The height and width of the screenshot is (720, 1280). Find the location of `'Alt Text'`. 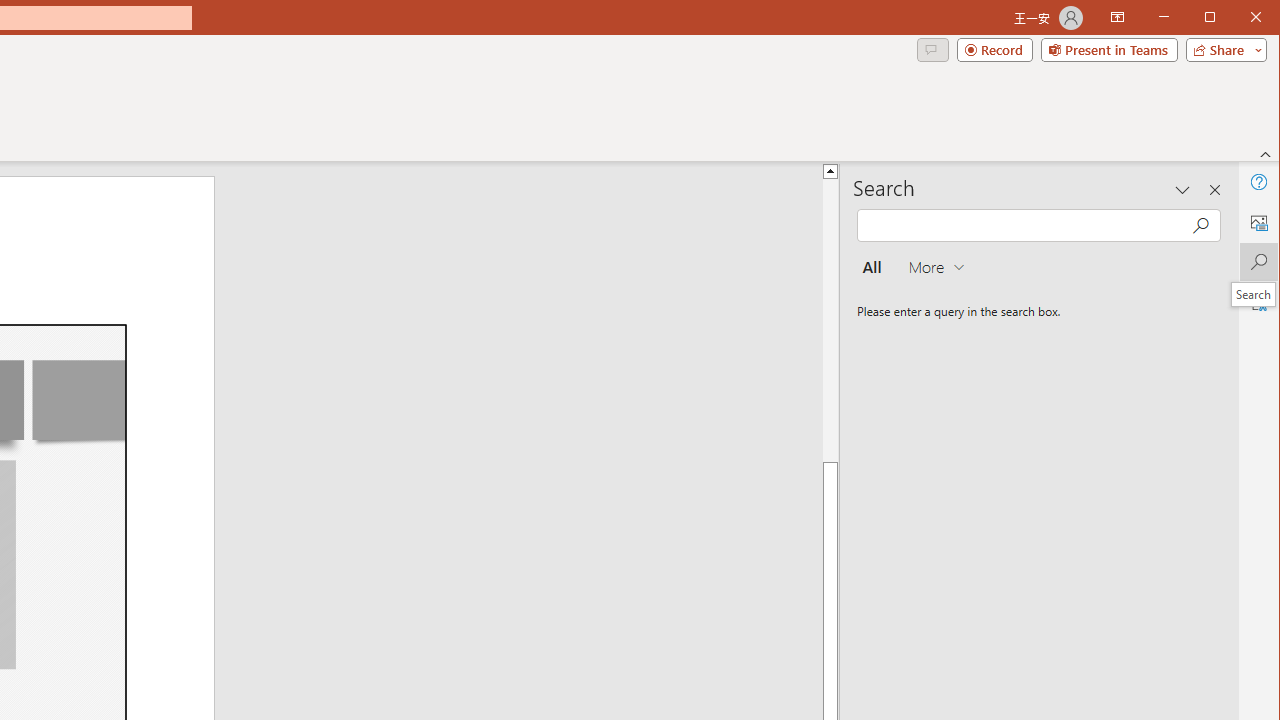

'Alt Text' is located at coordinates (1257, 222).